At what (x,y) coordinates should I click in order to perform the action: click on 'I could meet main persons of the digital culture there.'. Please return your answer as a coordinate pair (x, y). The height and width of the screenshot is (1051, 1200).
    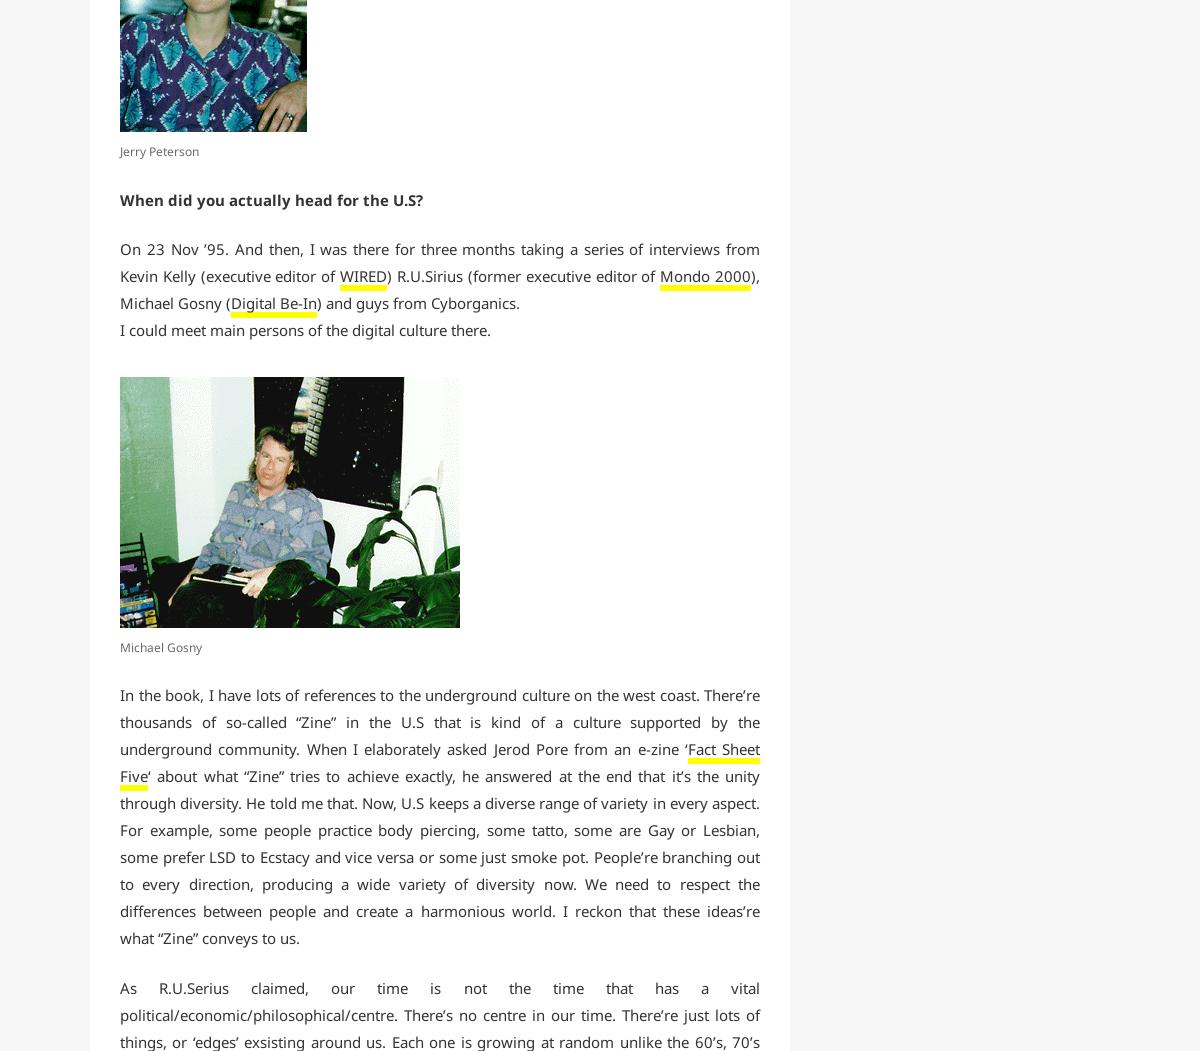
    Looking at the image, I should click on (305, 330).